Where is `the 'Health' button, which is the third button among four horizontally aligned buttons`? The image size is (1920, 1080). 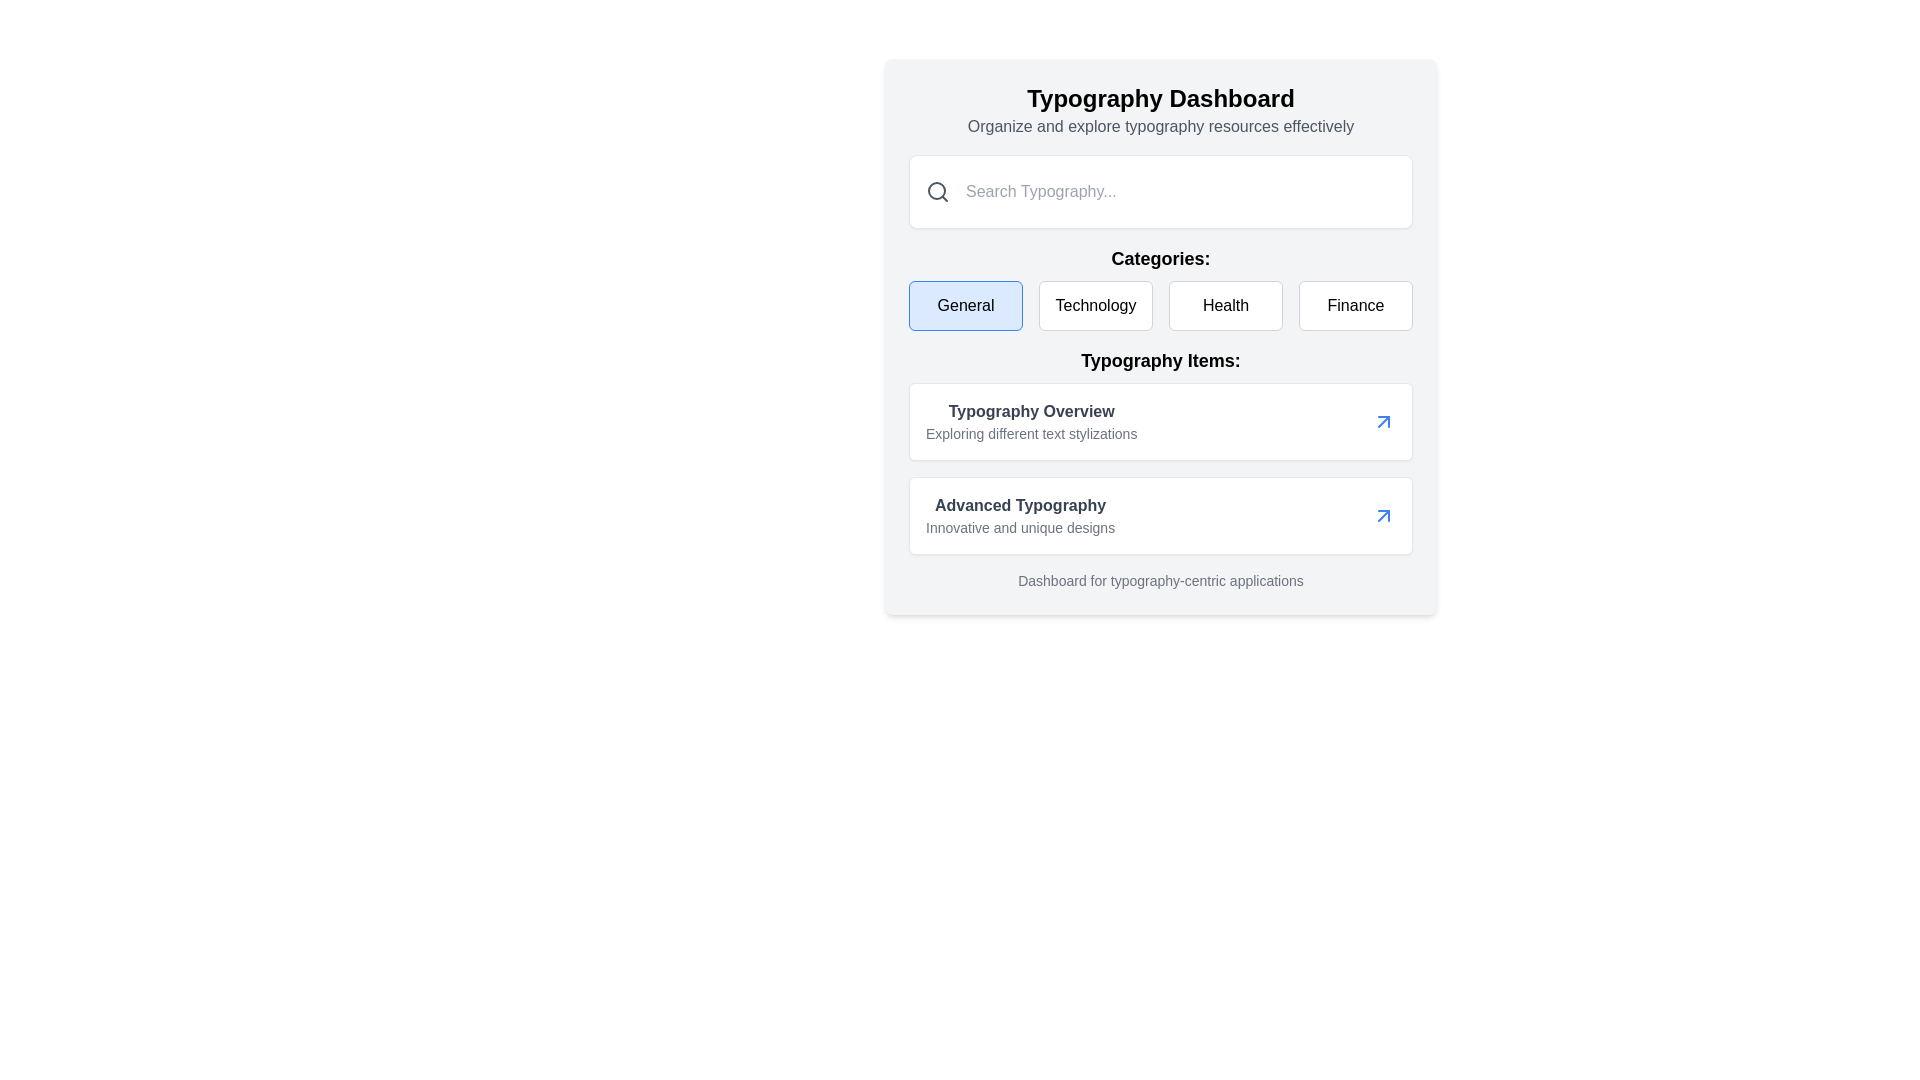
the 'Health' button, which is the third button among four horizontally aligned buttons is located at coordinates (1224, 305).